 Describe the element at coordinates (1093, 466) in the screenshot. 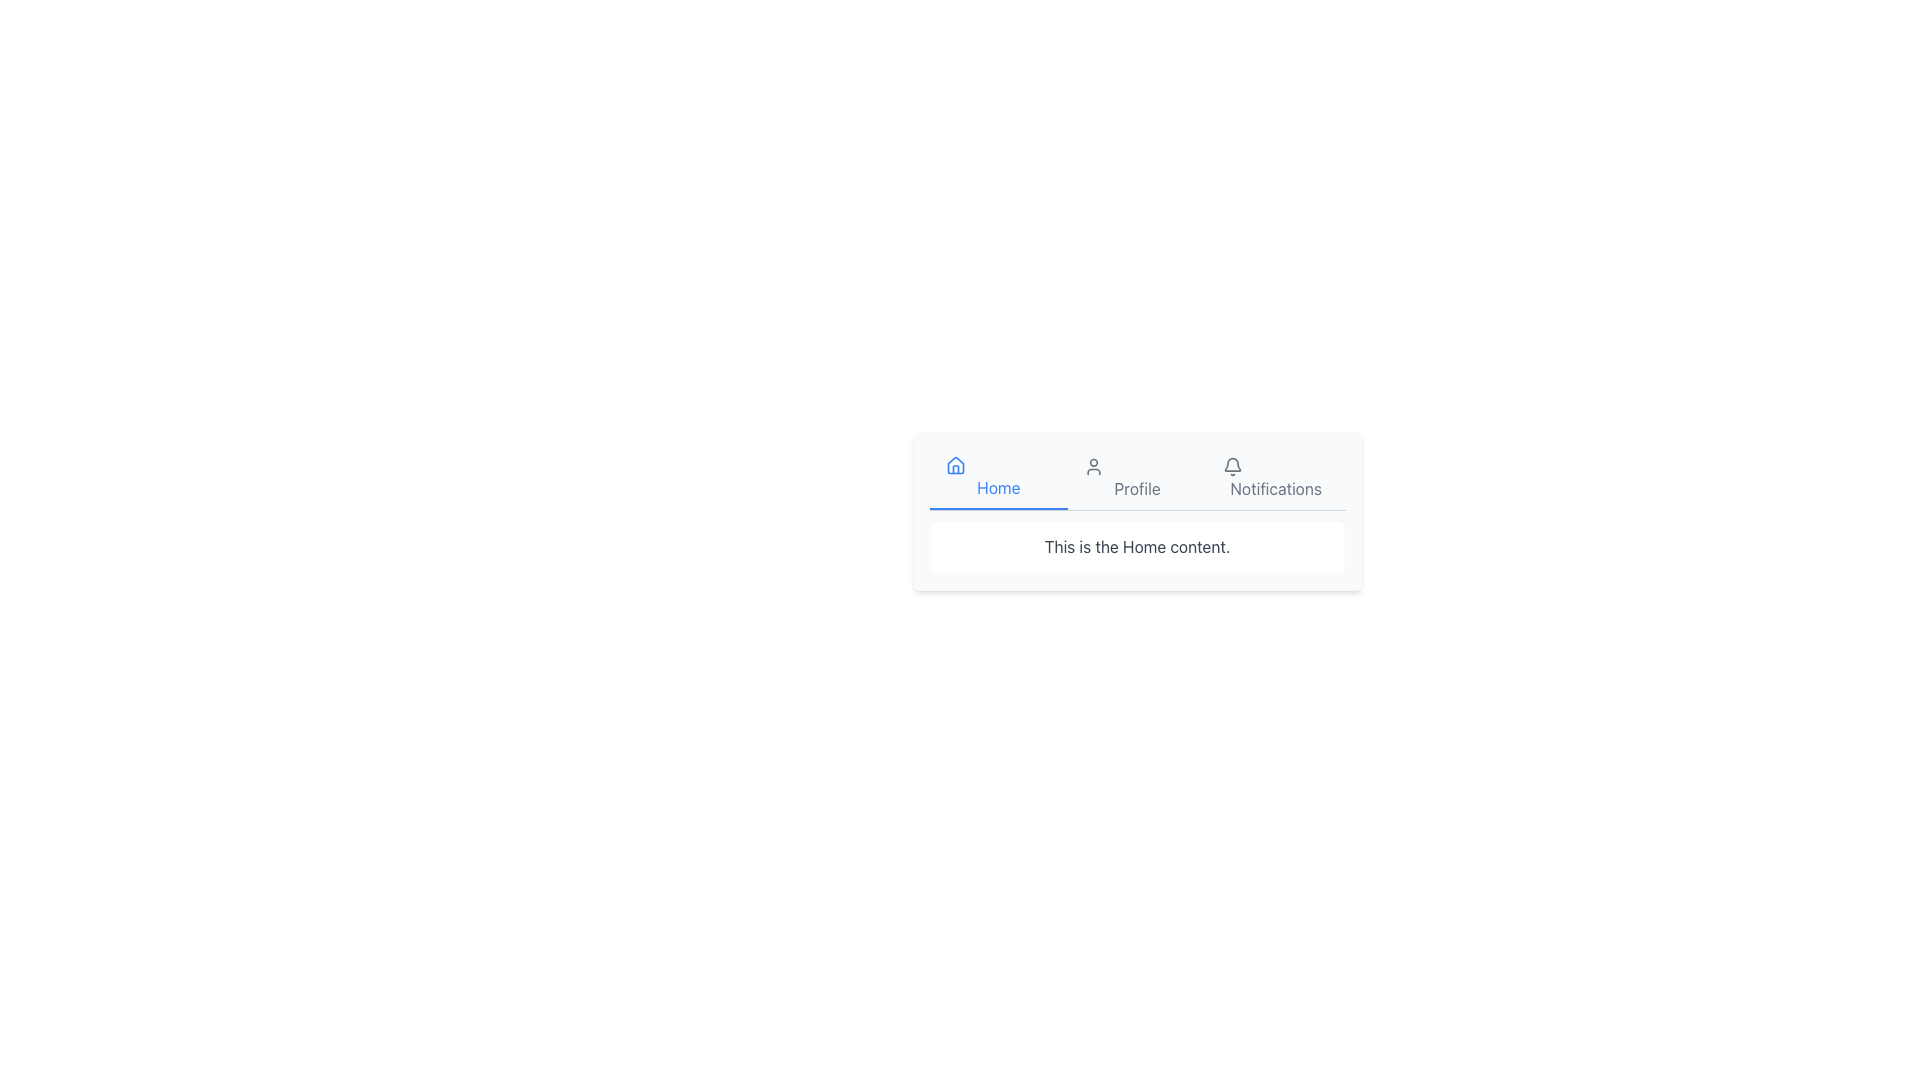

I see `the 'Profile' icon located in the navigation bar` at that location.